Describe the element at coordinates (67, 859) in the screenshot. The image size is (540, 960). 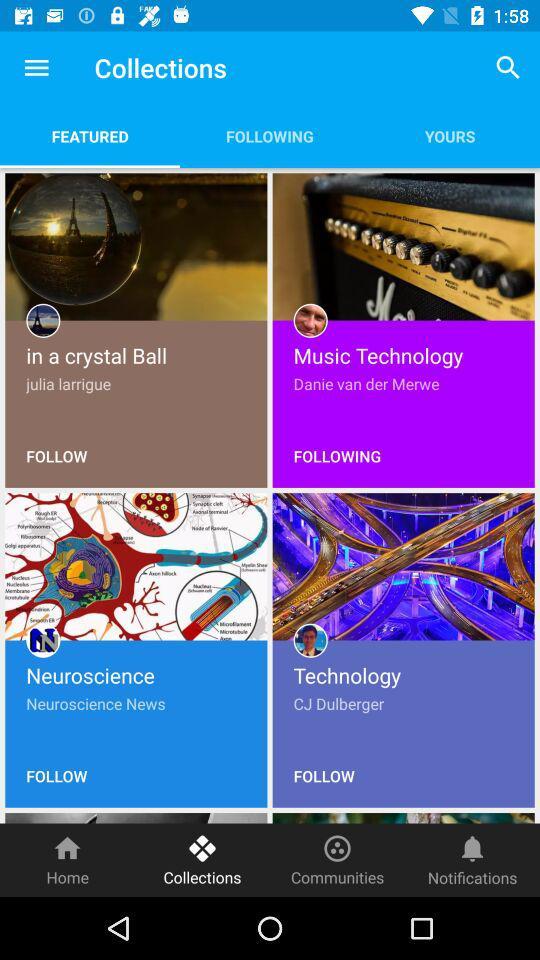
I see `the item to the left of collections` at that location.